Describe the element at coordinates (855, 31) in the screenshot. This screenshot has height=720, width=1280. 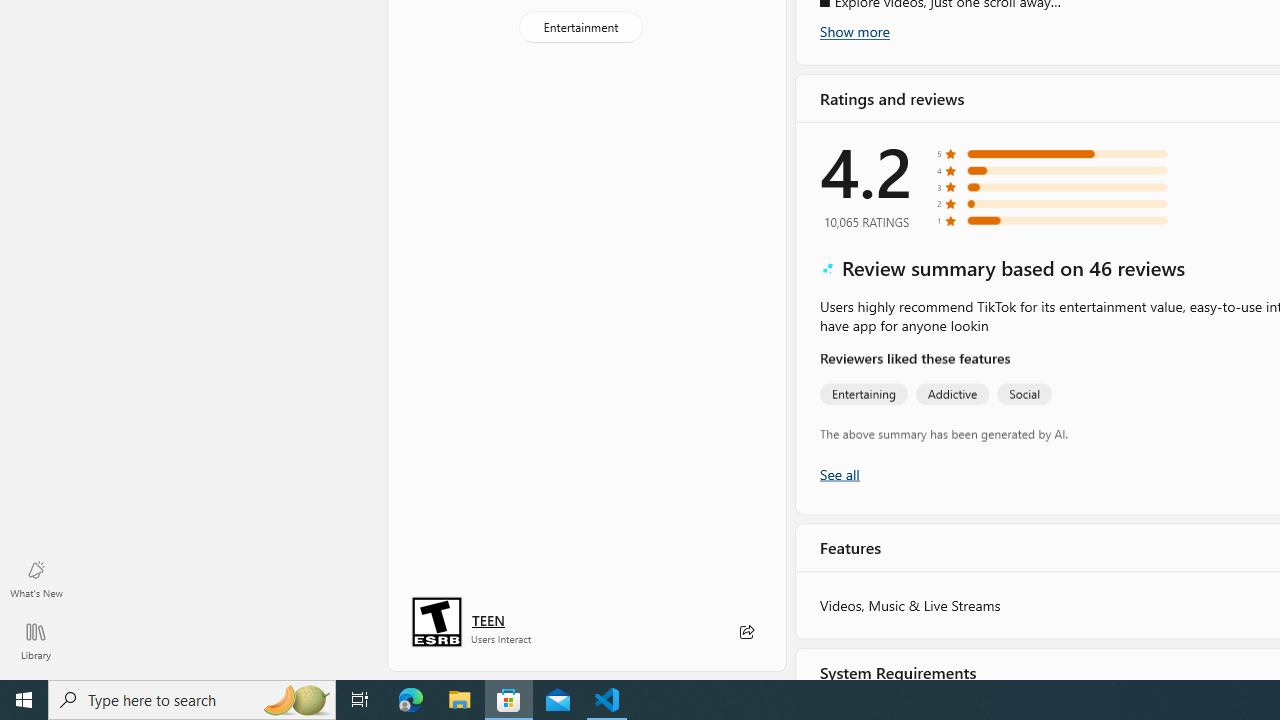
I see `'Show more'` at that location.